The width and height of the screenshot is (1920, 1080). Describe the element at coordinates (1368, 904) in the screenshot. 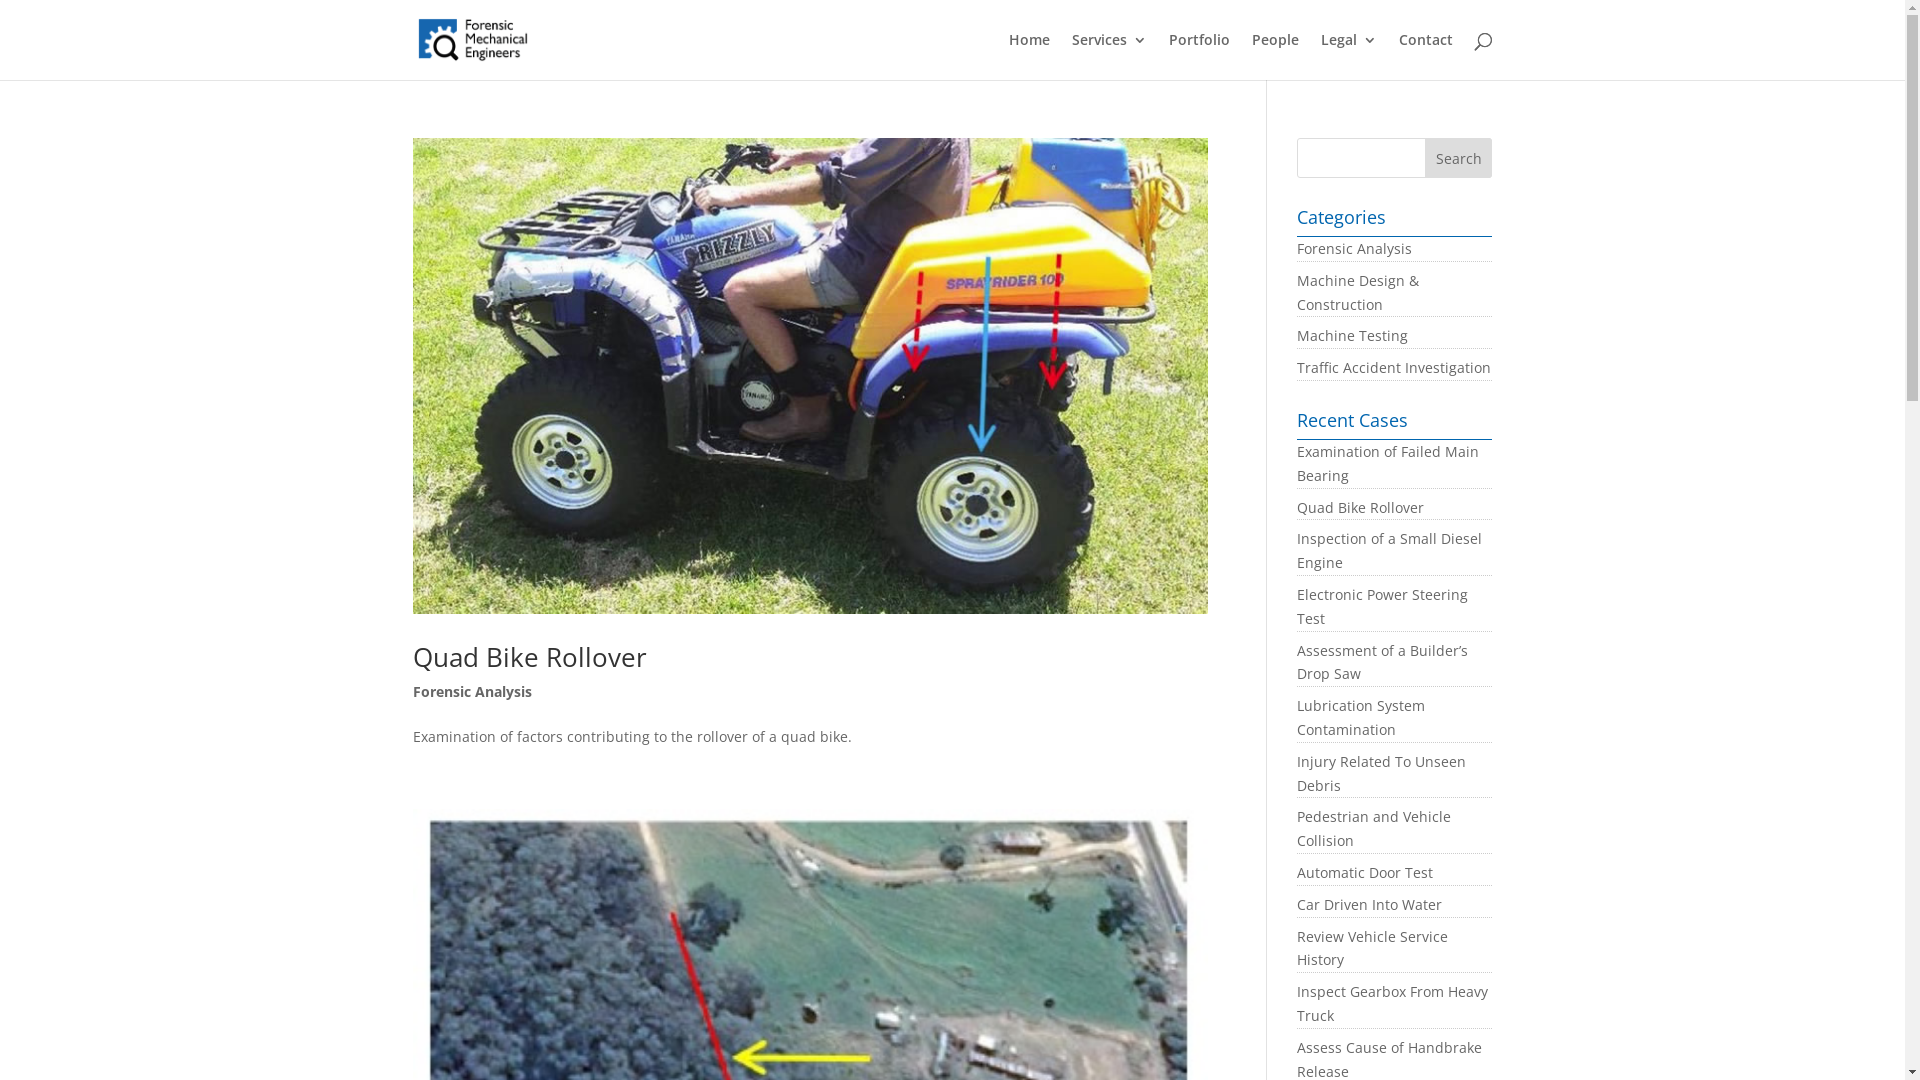

I see `'Car Driven Into Water'` at that location.